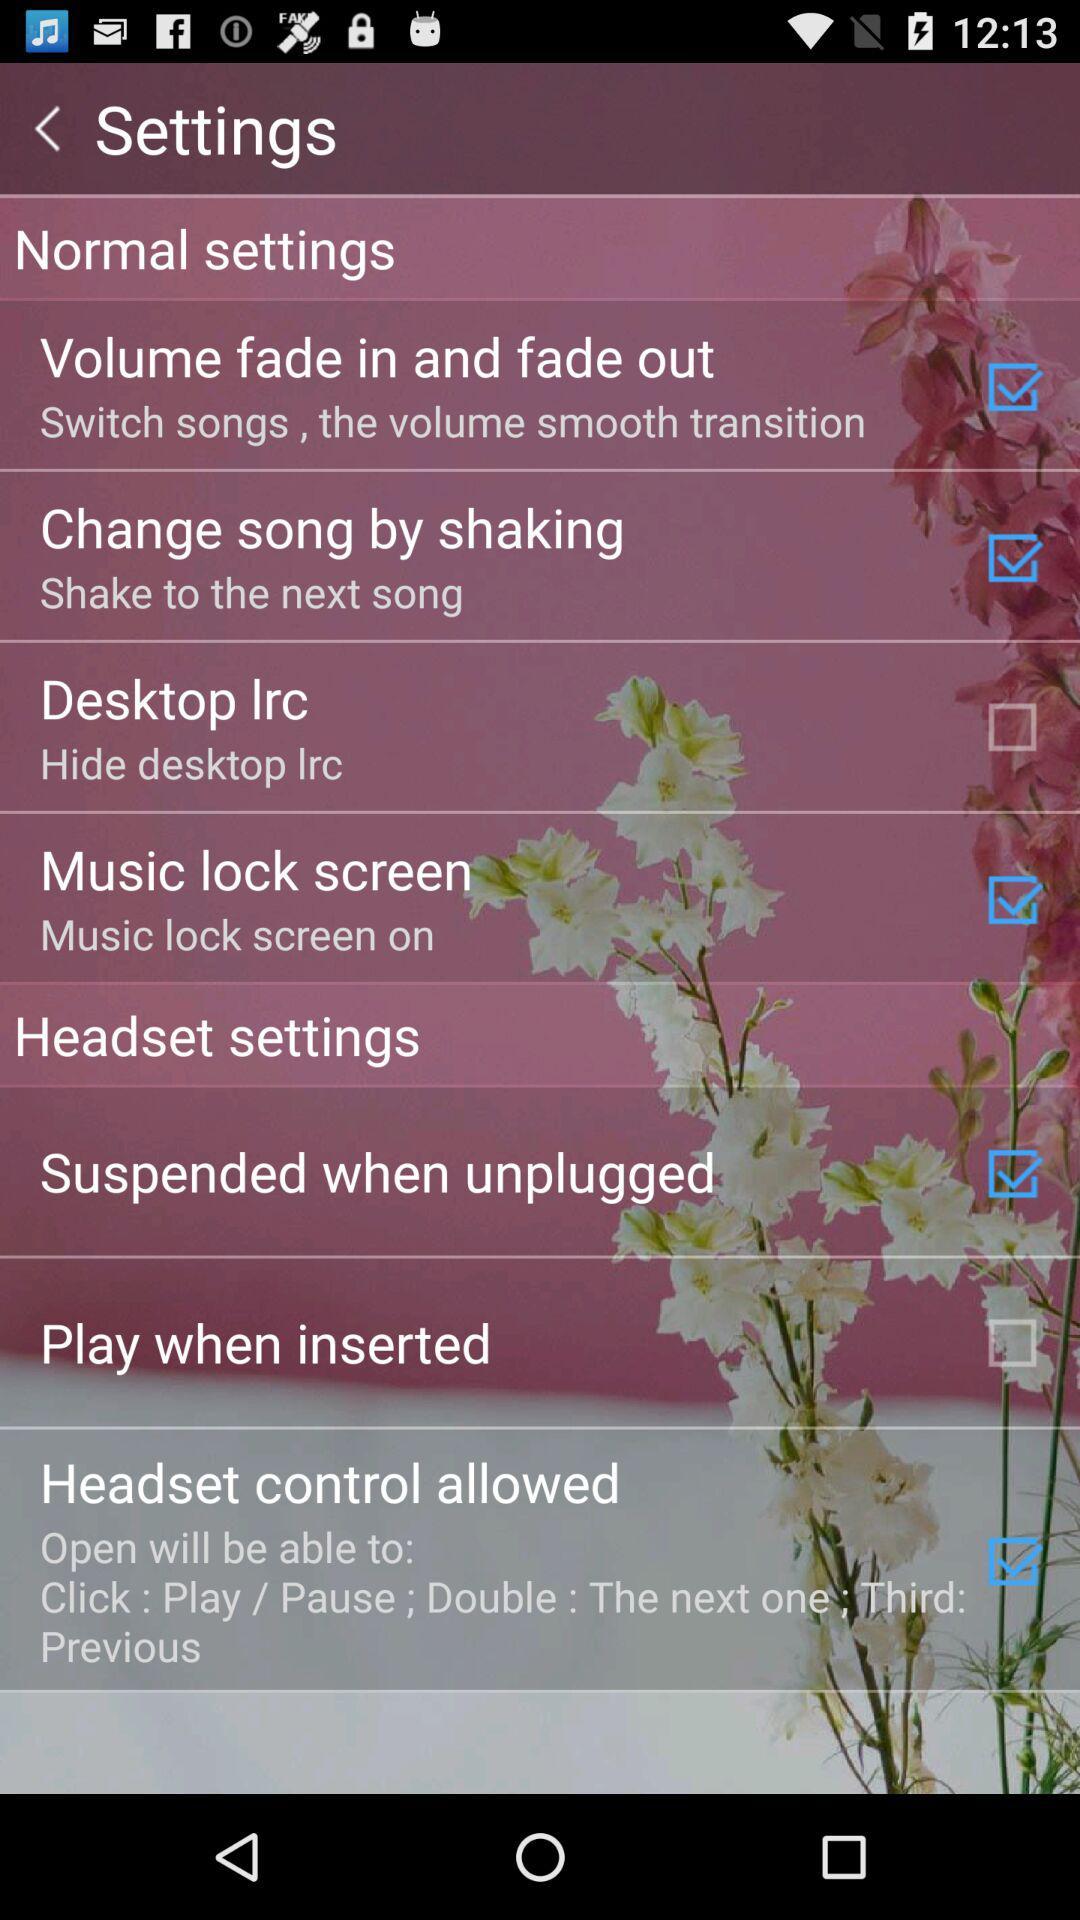 The height and width of the screenshot is (1920, 1080). I want to click on item above the change song by, so click(452, 419).